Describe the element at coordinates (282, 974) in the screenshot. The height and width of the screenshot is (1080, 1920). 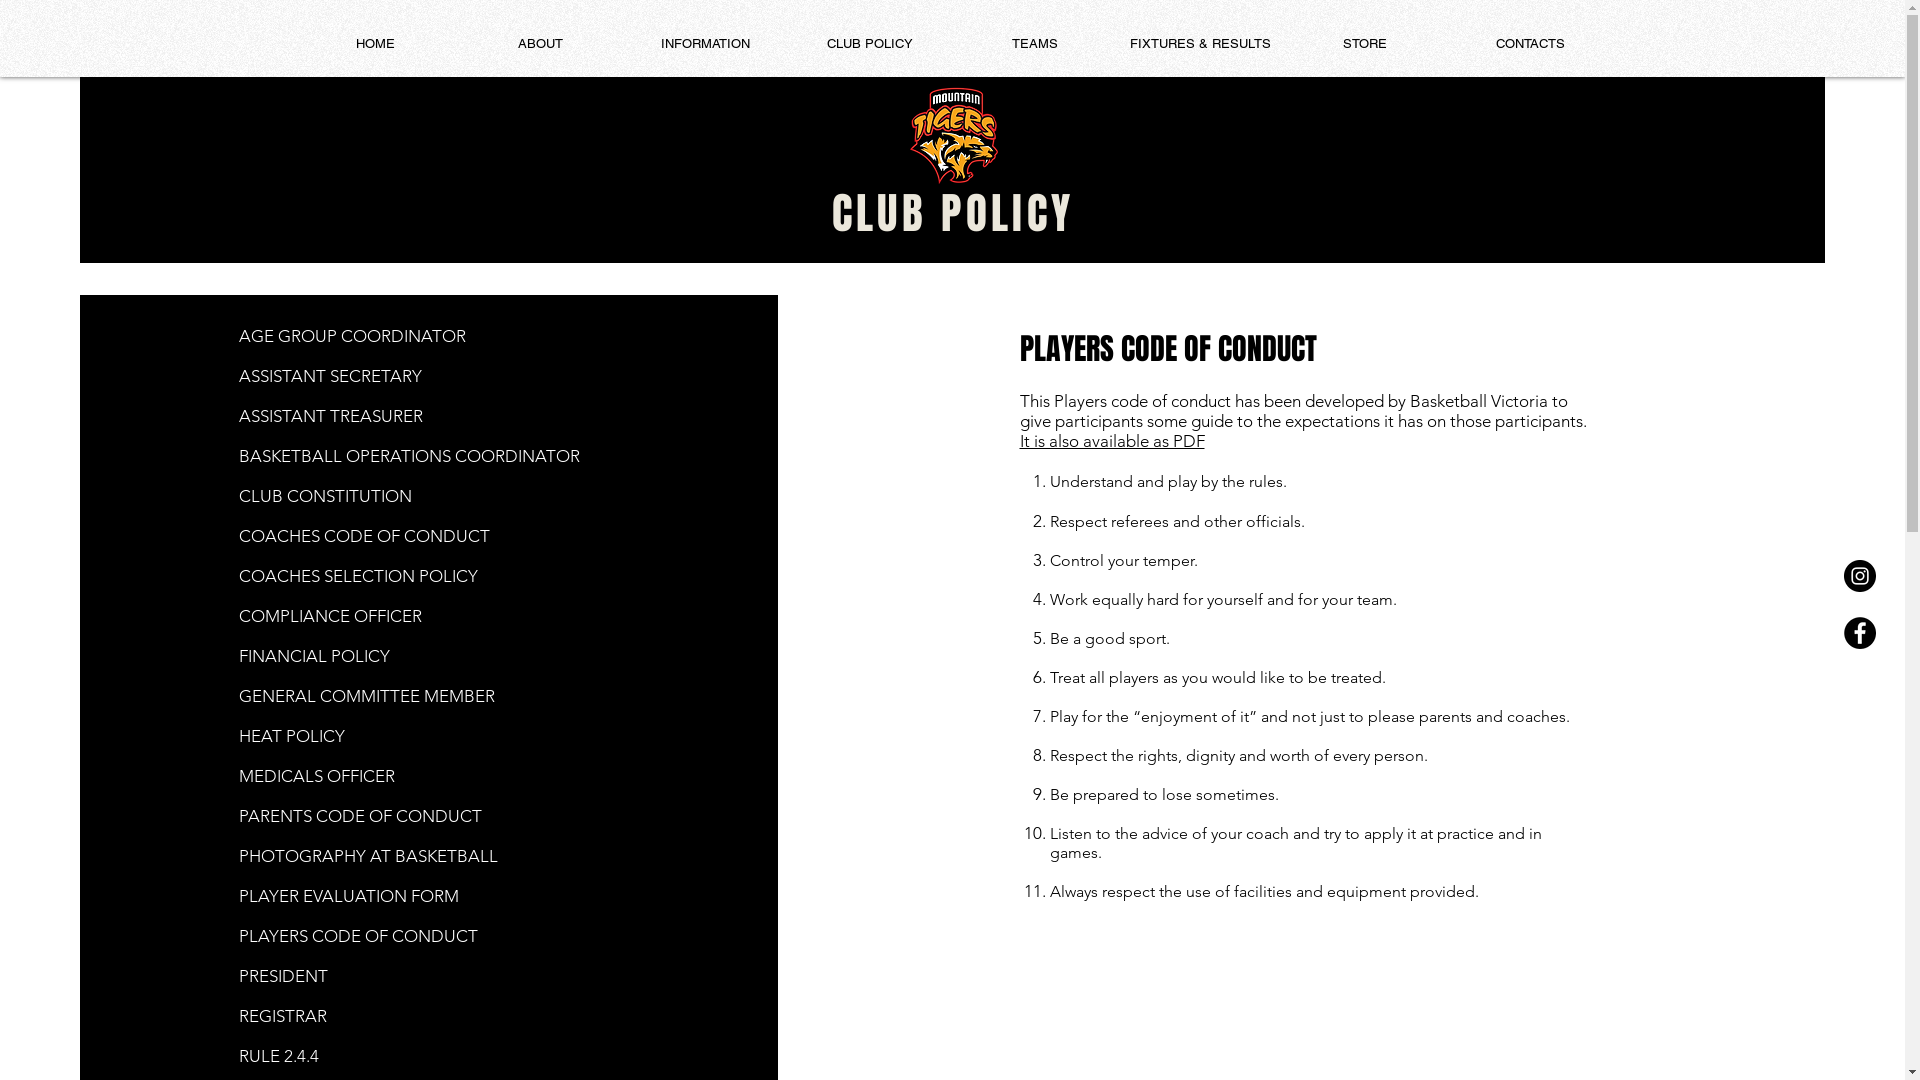
I see `'PRESIDENT'` at that location.